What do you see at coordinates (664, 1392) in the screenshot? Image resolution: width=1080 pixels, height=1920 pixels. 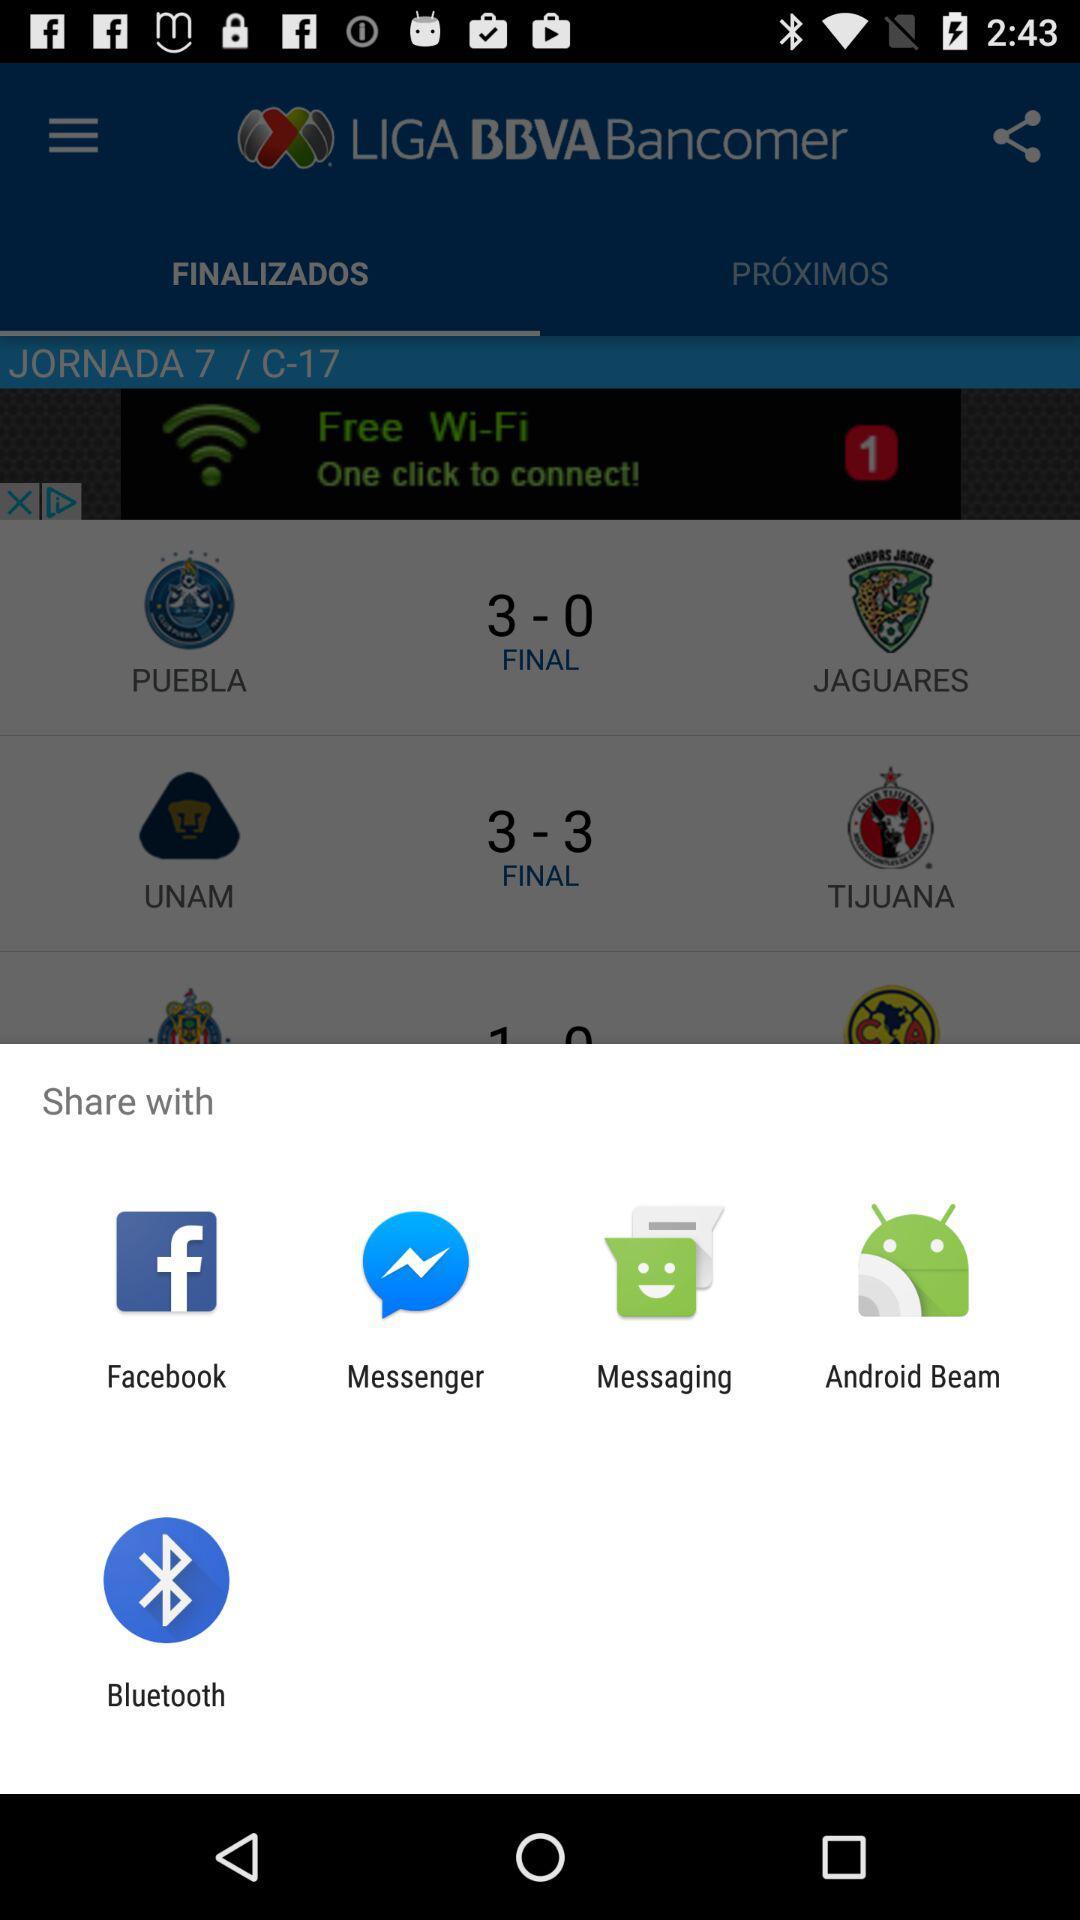 I see `app to the left of the android beam icon` at bounding box center [664, 1392].